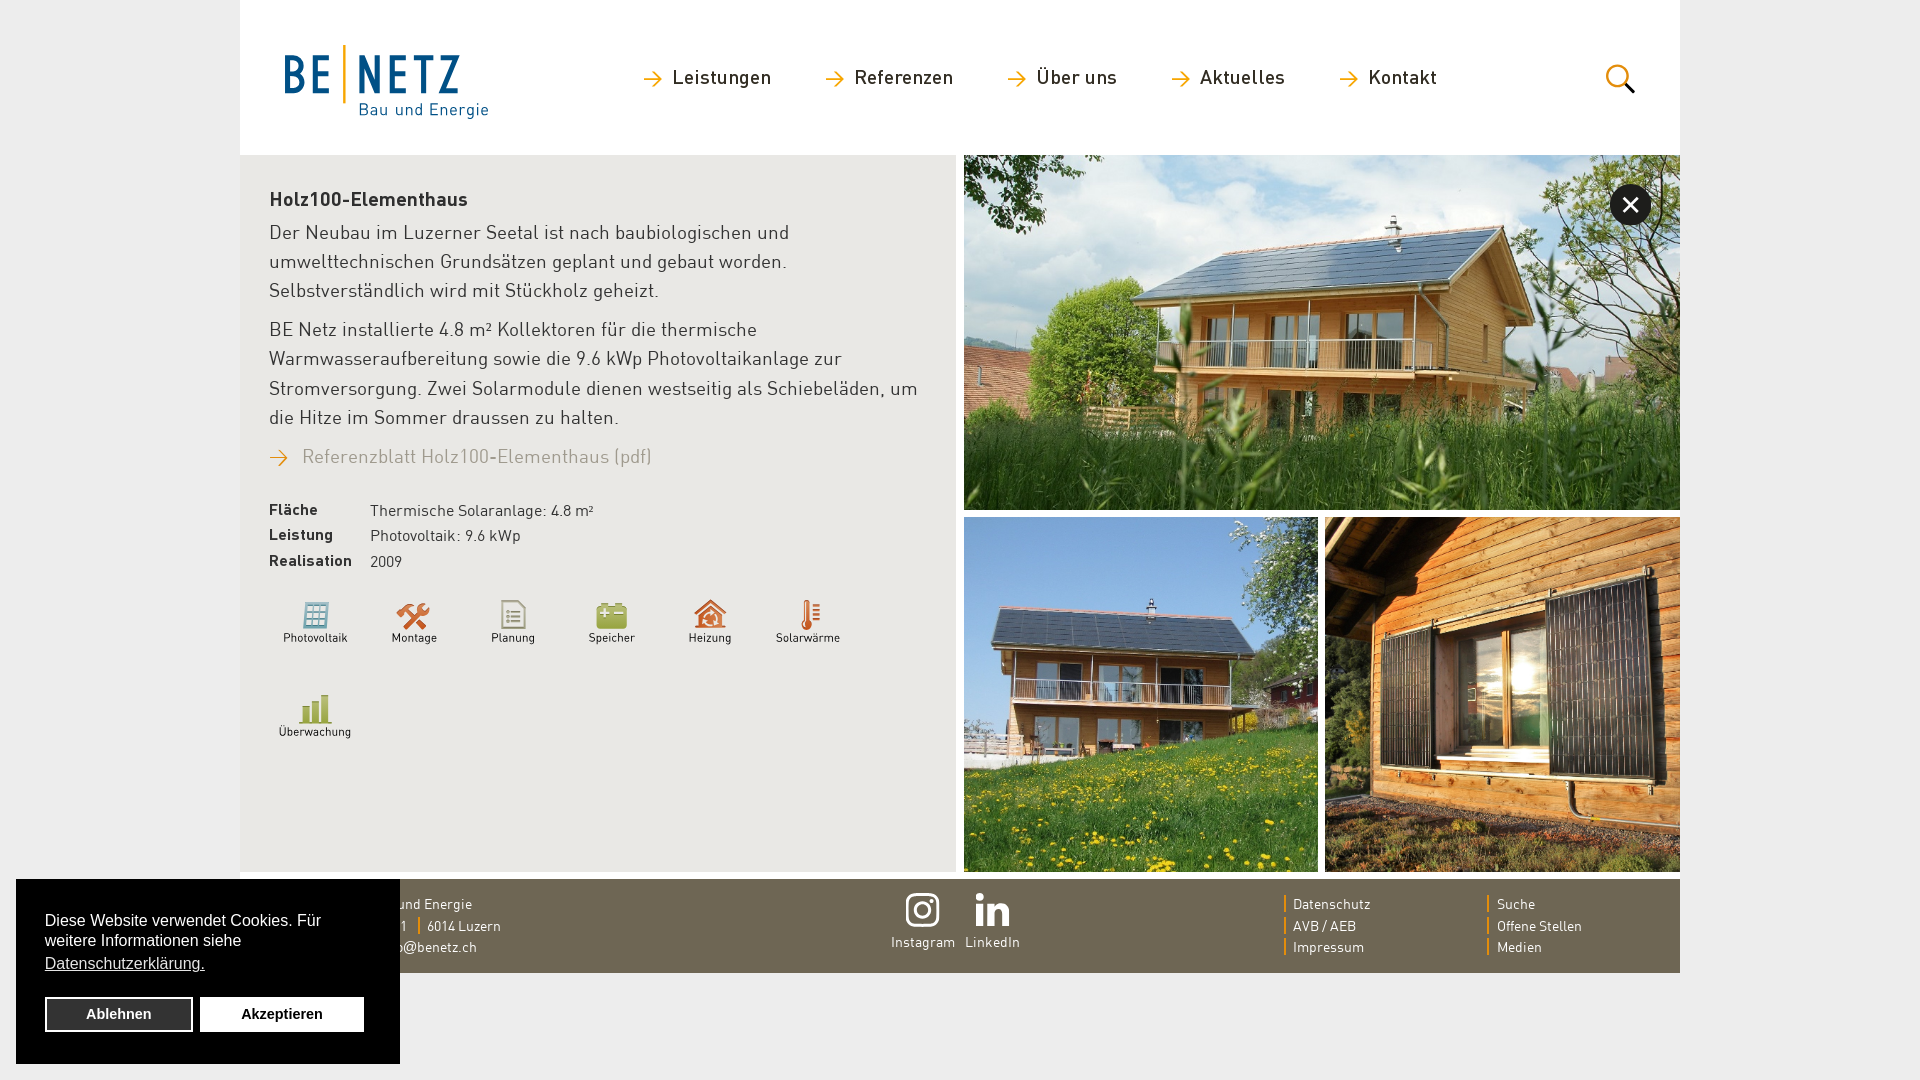 This screenshot has width=1920, height=1080. I want to click on 'Leistungen', so click(614, 75).